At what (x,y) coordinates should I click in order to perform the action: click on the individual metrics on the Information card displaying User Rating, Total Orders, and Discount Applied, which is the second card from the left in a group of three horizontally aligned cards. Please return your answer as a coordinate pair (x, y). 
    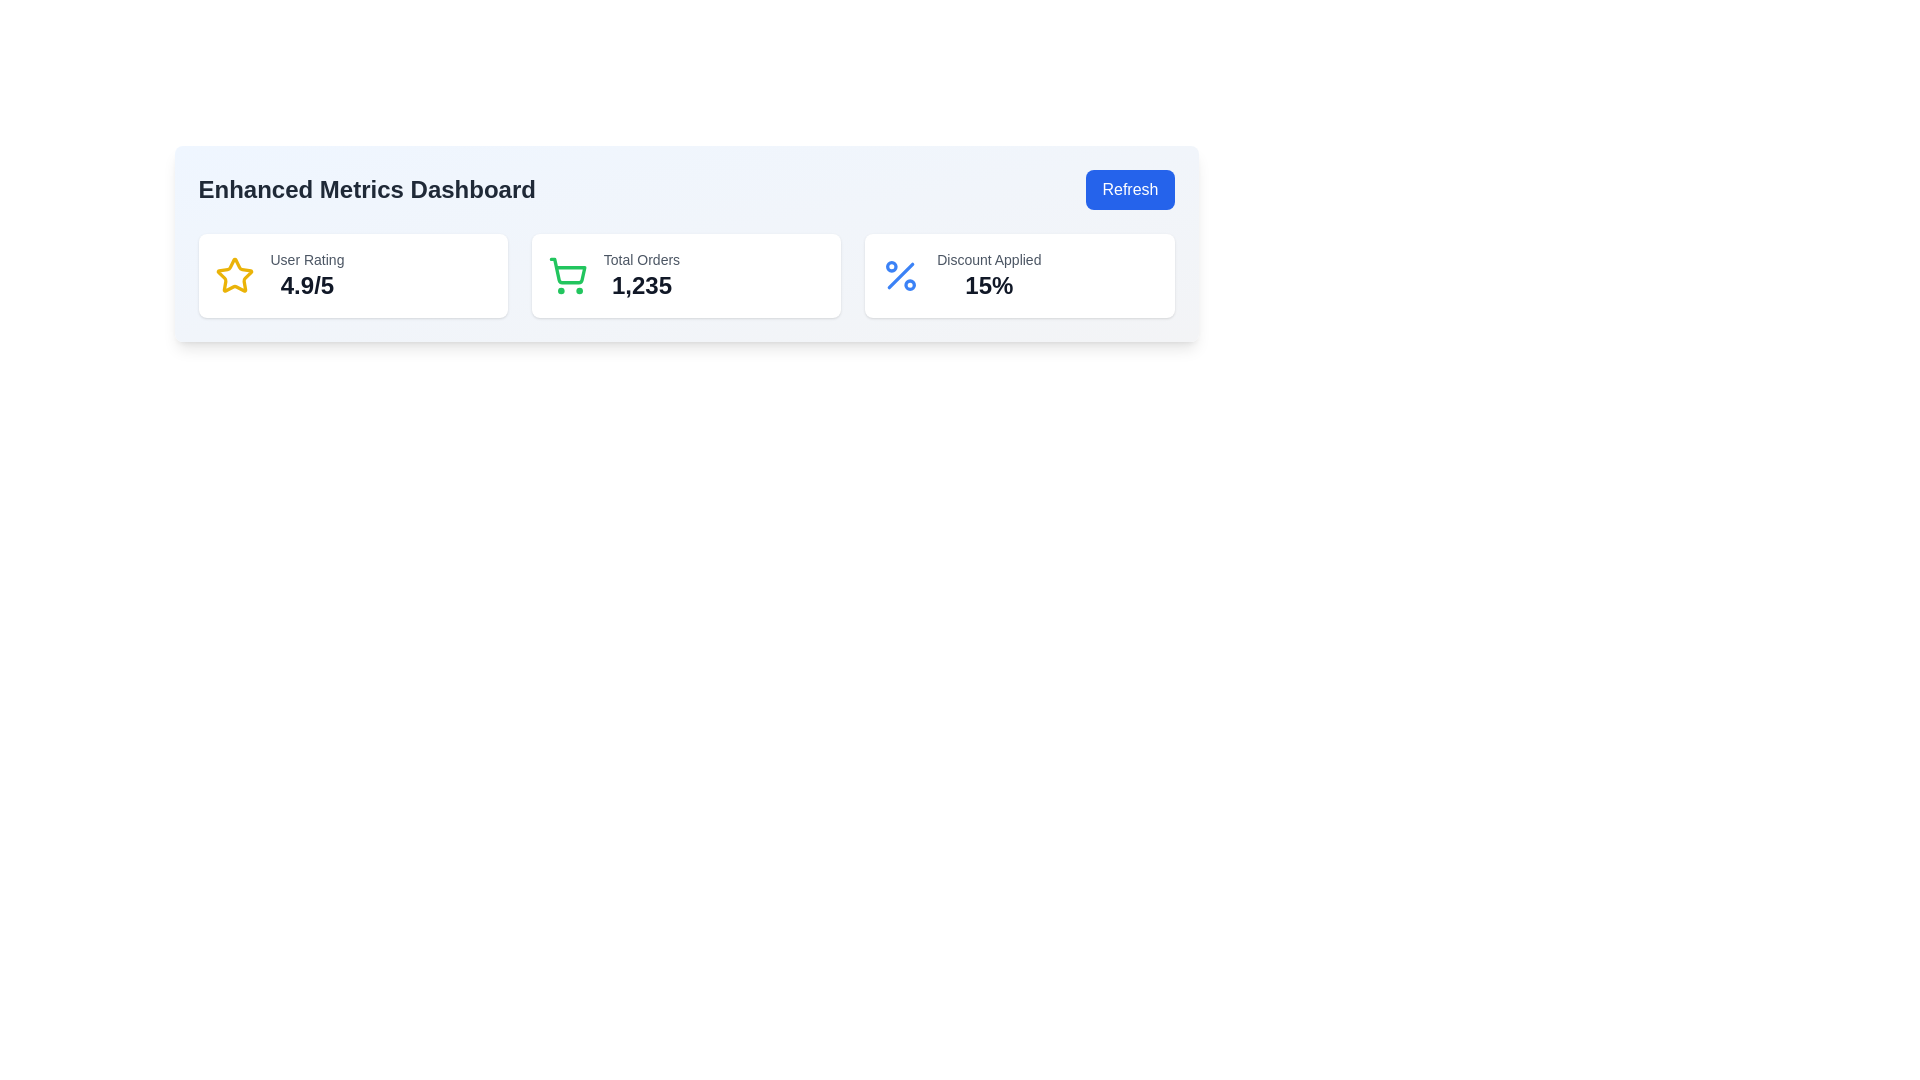
    Looking at the image, I should click on (686, 276).